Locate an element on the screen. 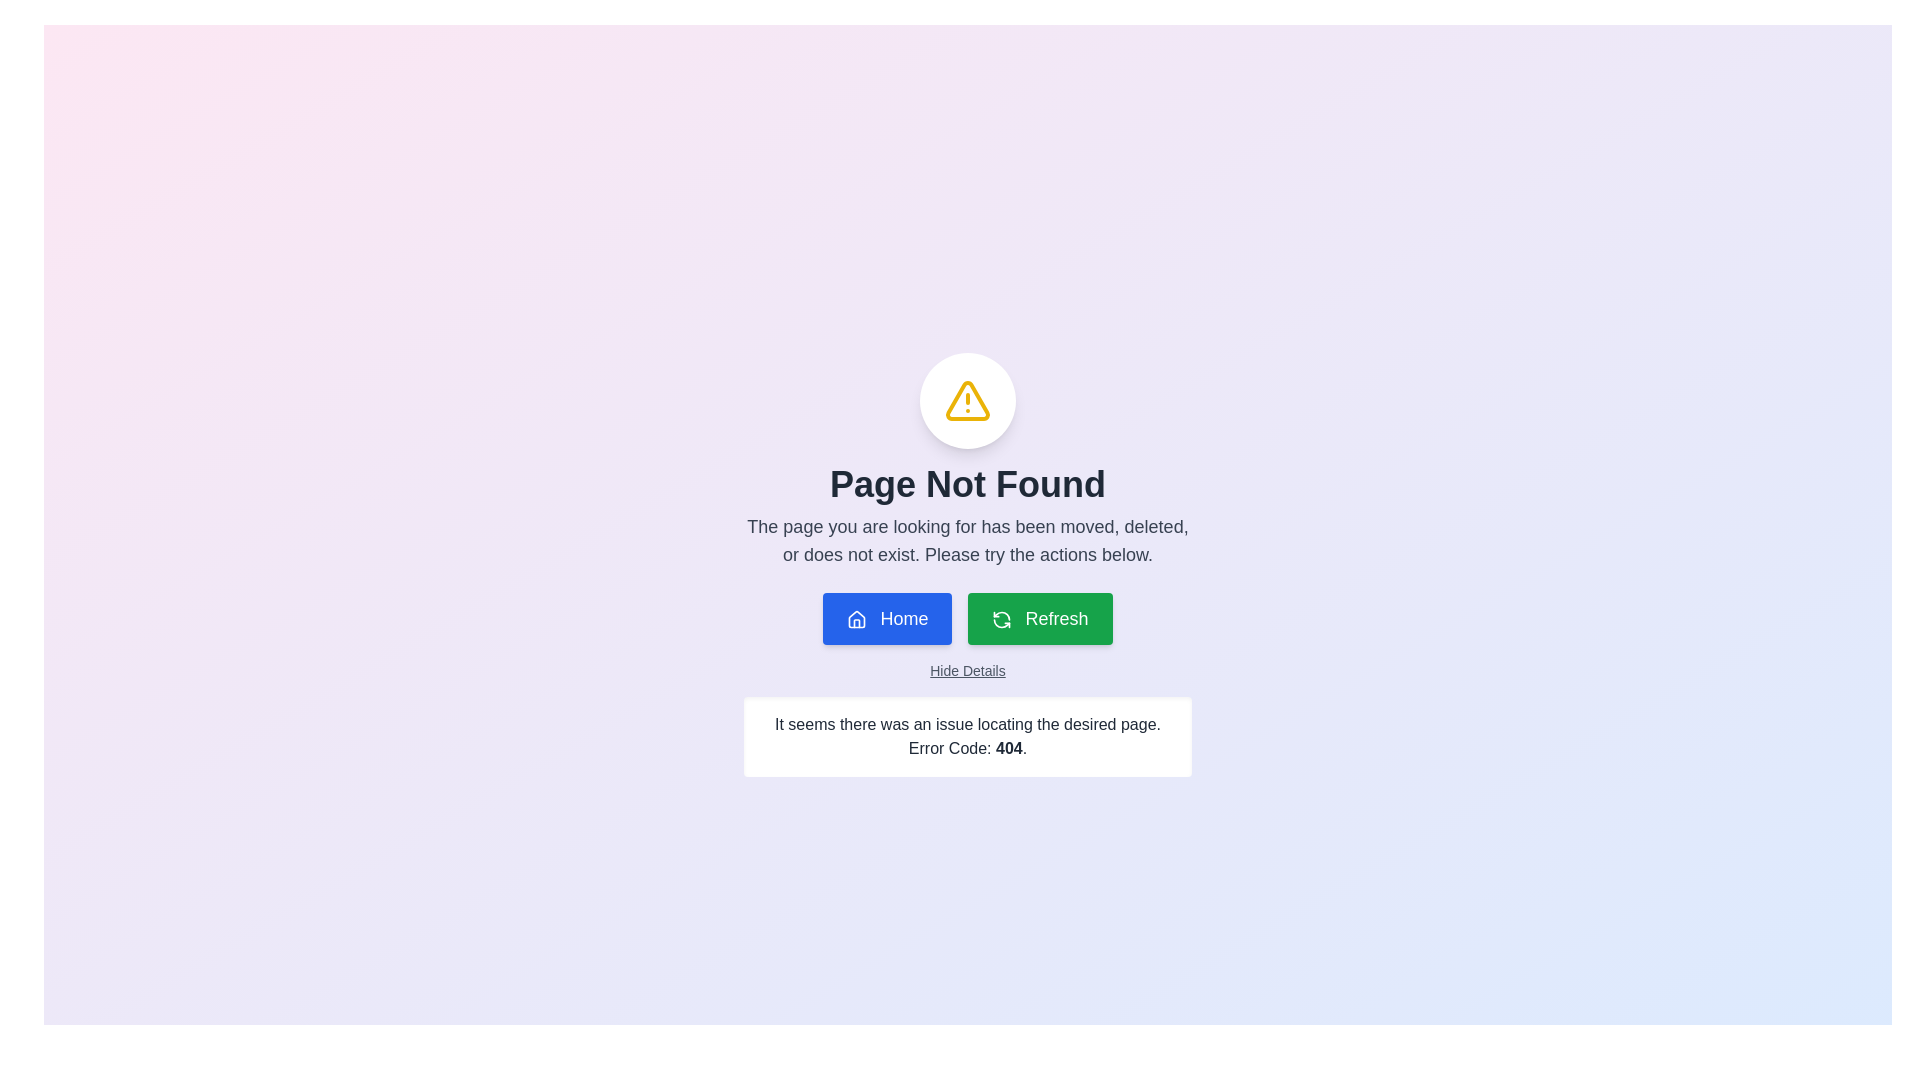 Image resolution: width=1920 pixels, height=1080 pixels. the 'Hide Details' link, which is an underlined gray text label that changes to a darker gray on hover, located below the 'Home' and 'Refresh' buttons and above the message text area is located at coordinates (968, 671).